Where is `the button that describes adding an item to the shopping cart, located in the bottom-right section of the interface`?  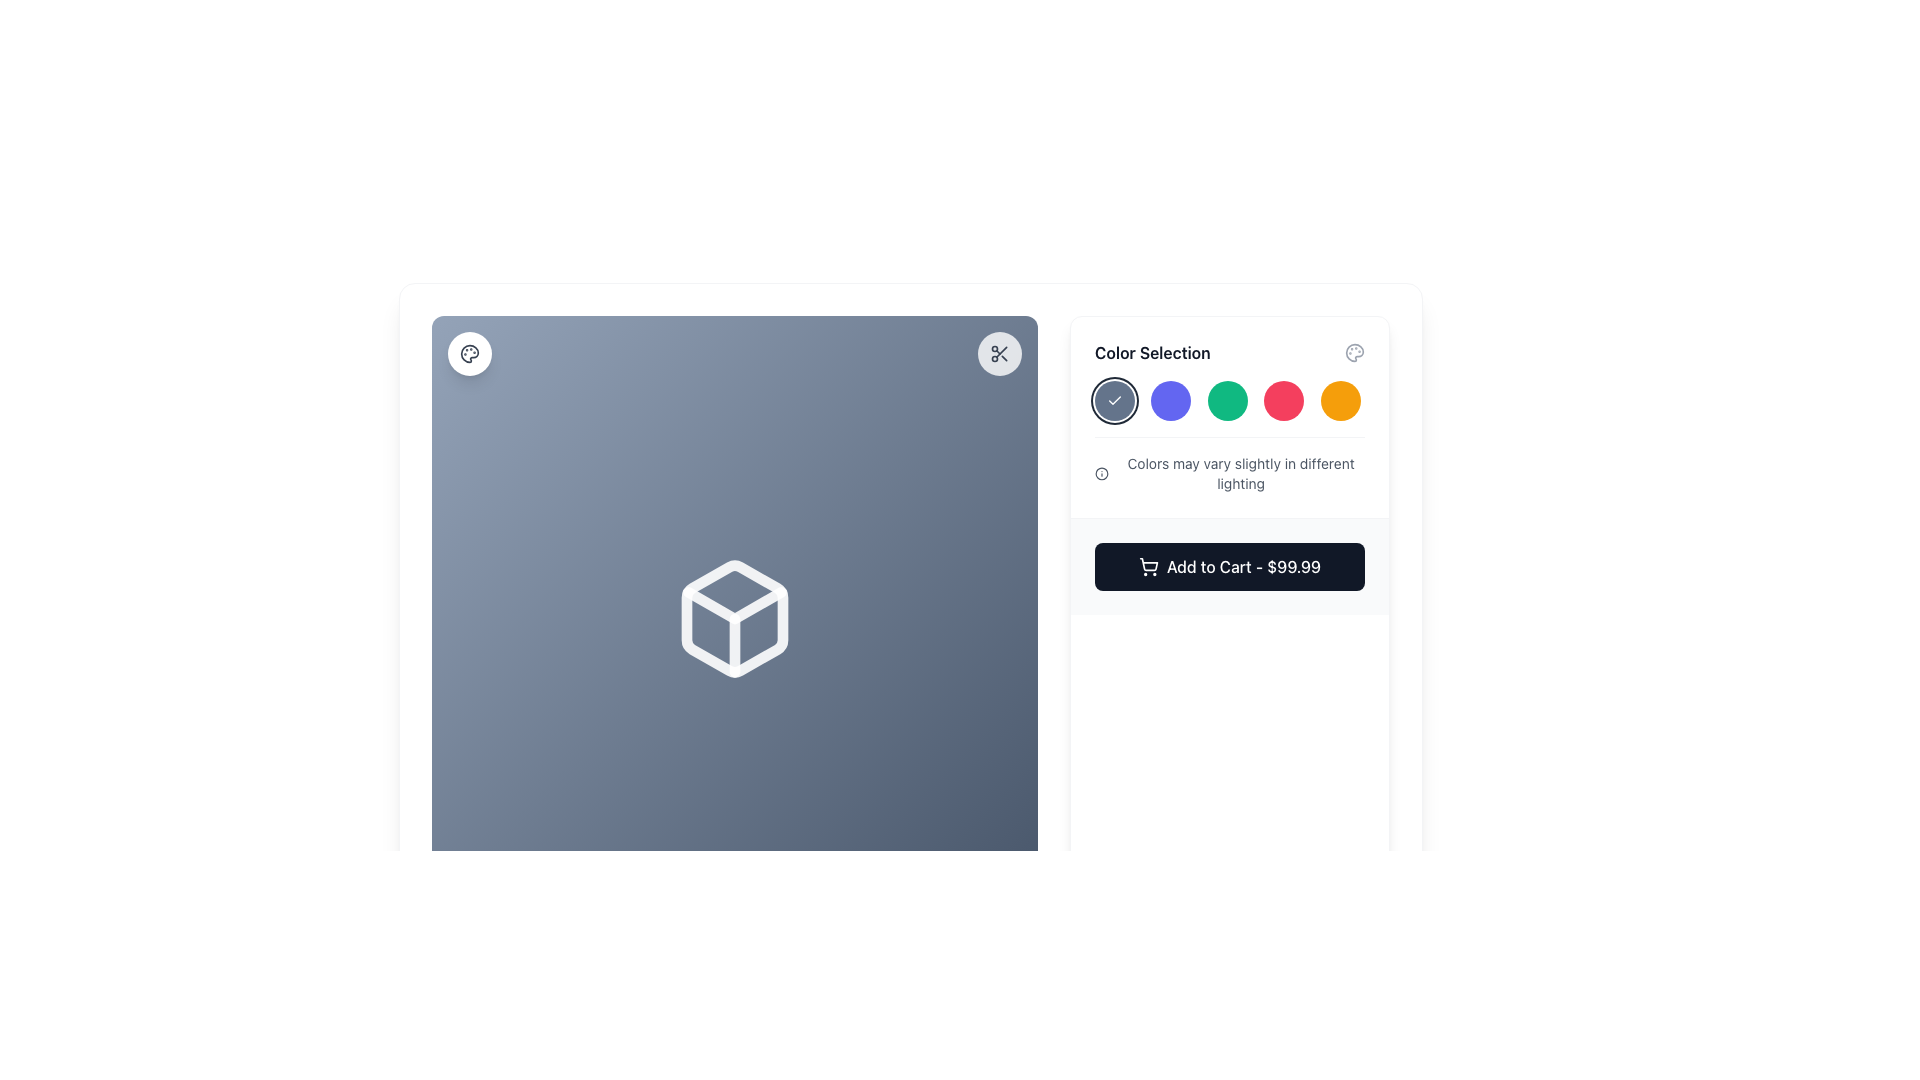
the button that describes adding an item to the shopping cart, located in the bottom-right section of the interface is located at coordinates (1242, 567).